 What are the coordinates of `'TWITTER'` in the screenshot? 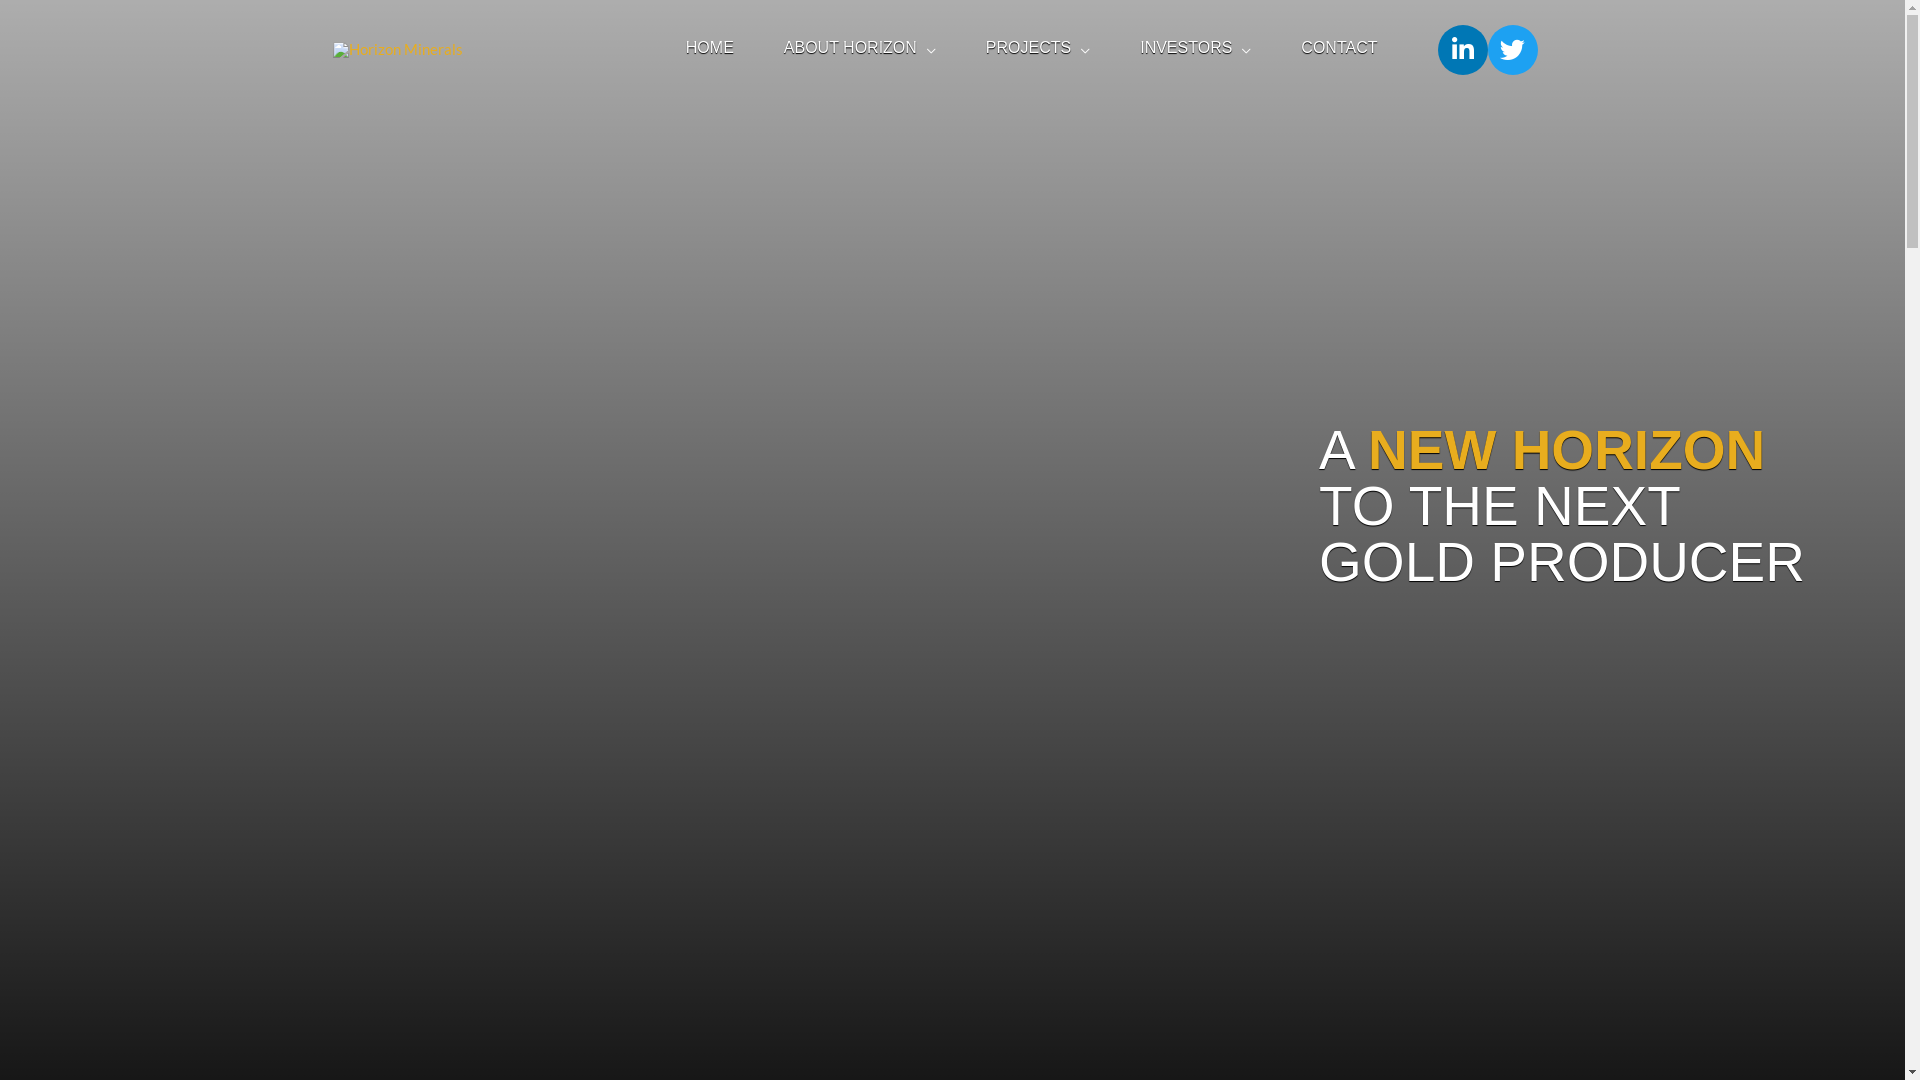 It's located at (1512, 49).